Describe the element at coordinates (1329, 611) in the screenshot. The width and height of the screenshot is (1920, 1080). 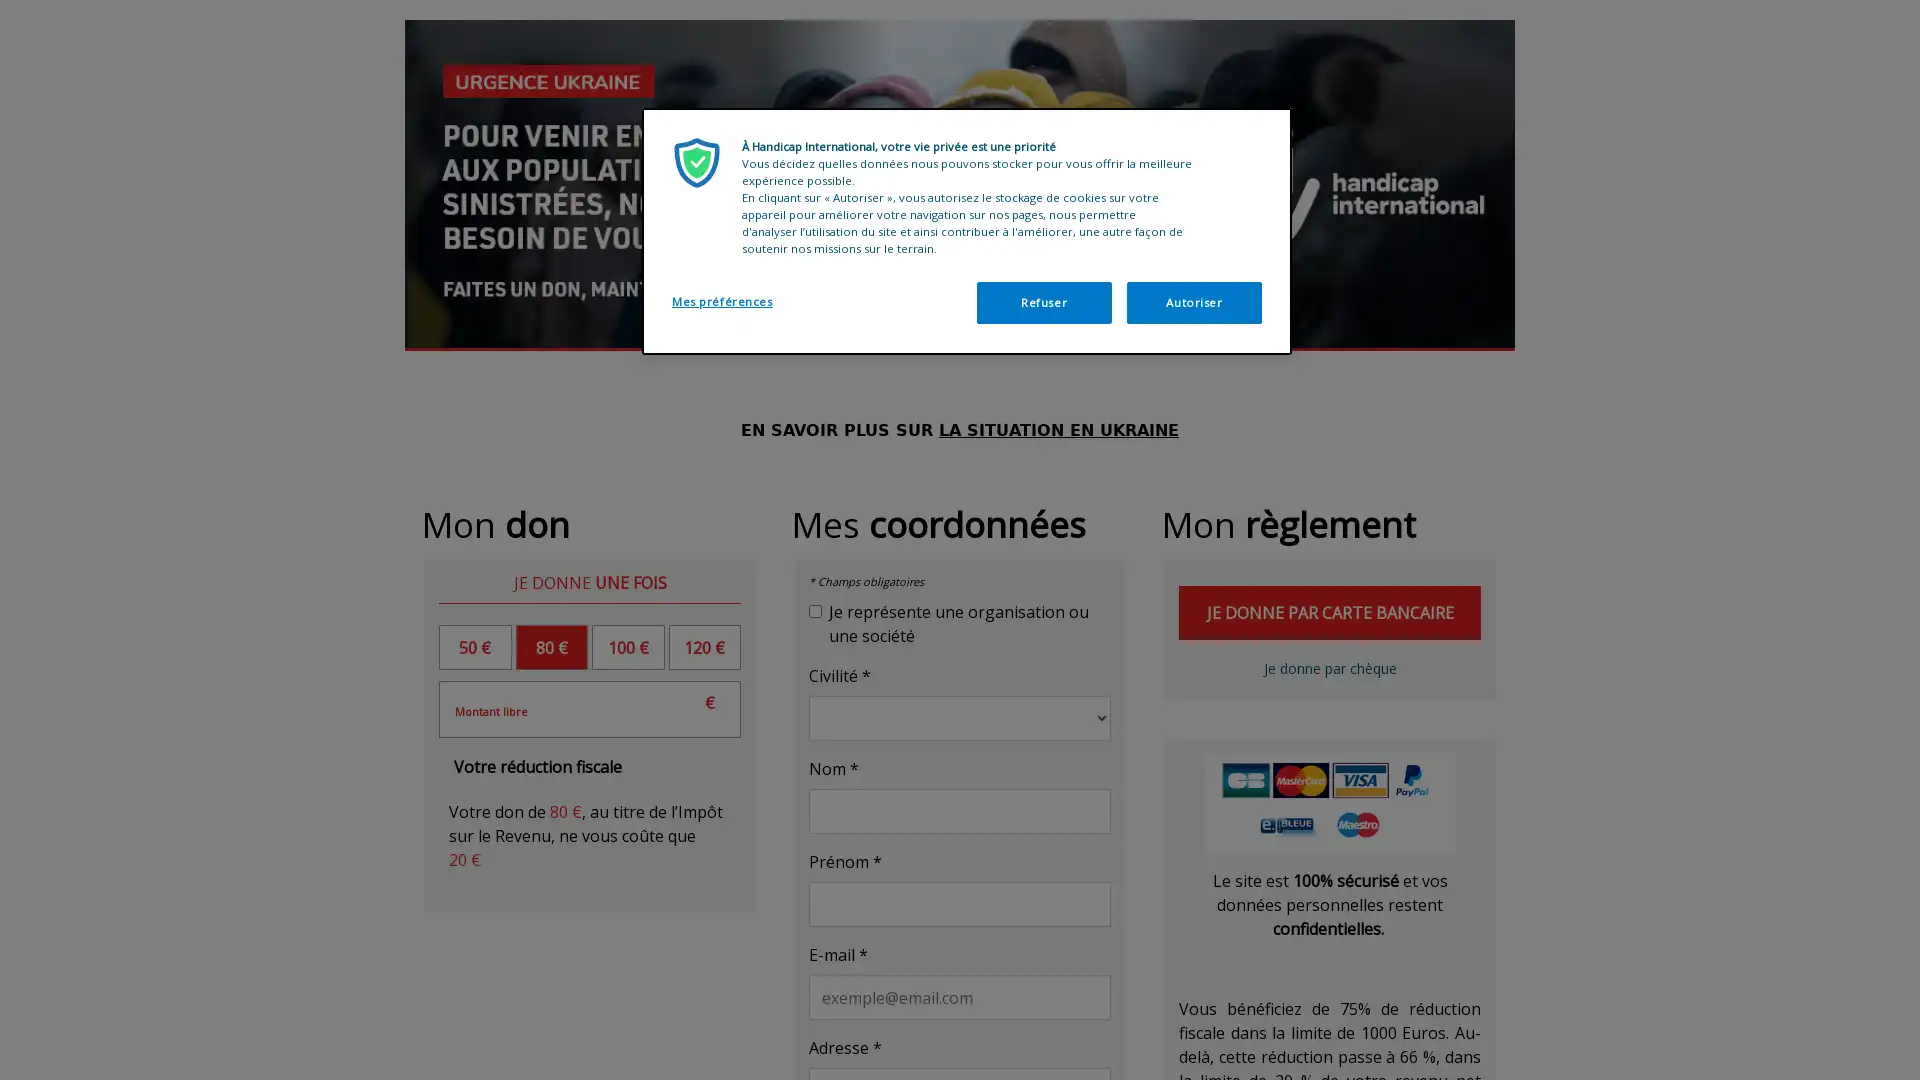
I see `Je regle 80` at that location.